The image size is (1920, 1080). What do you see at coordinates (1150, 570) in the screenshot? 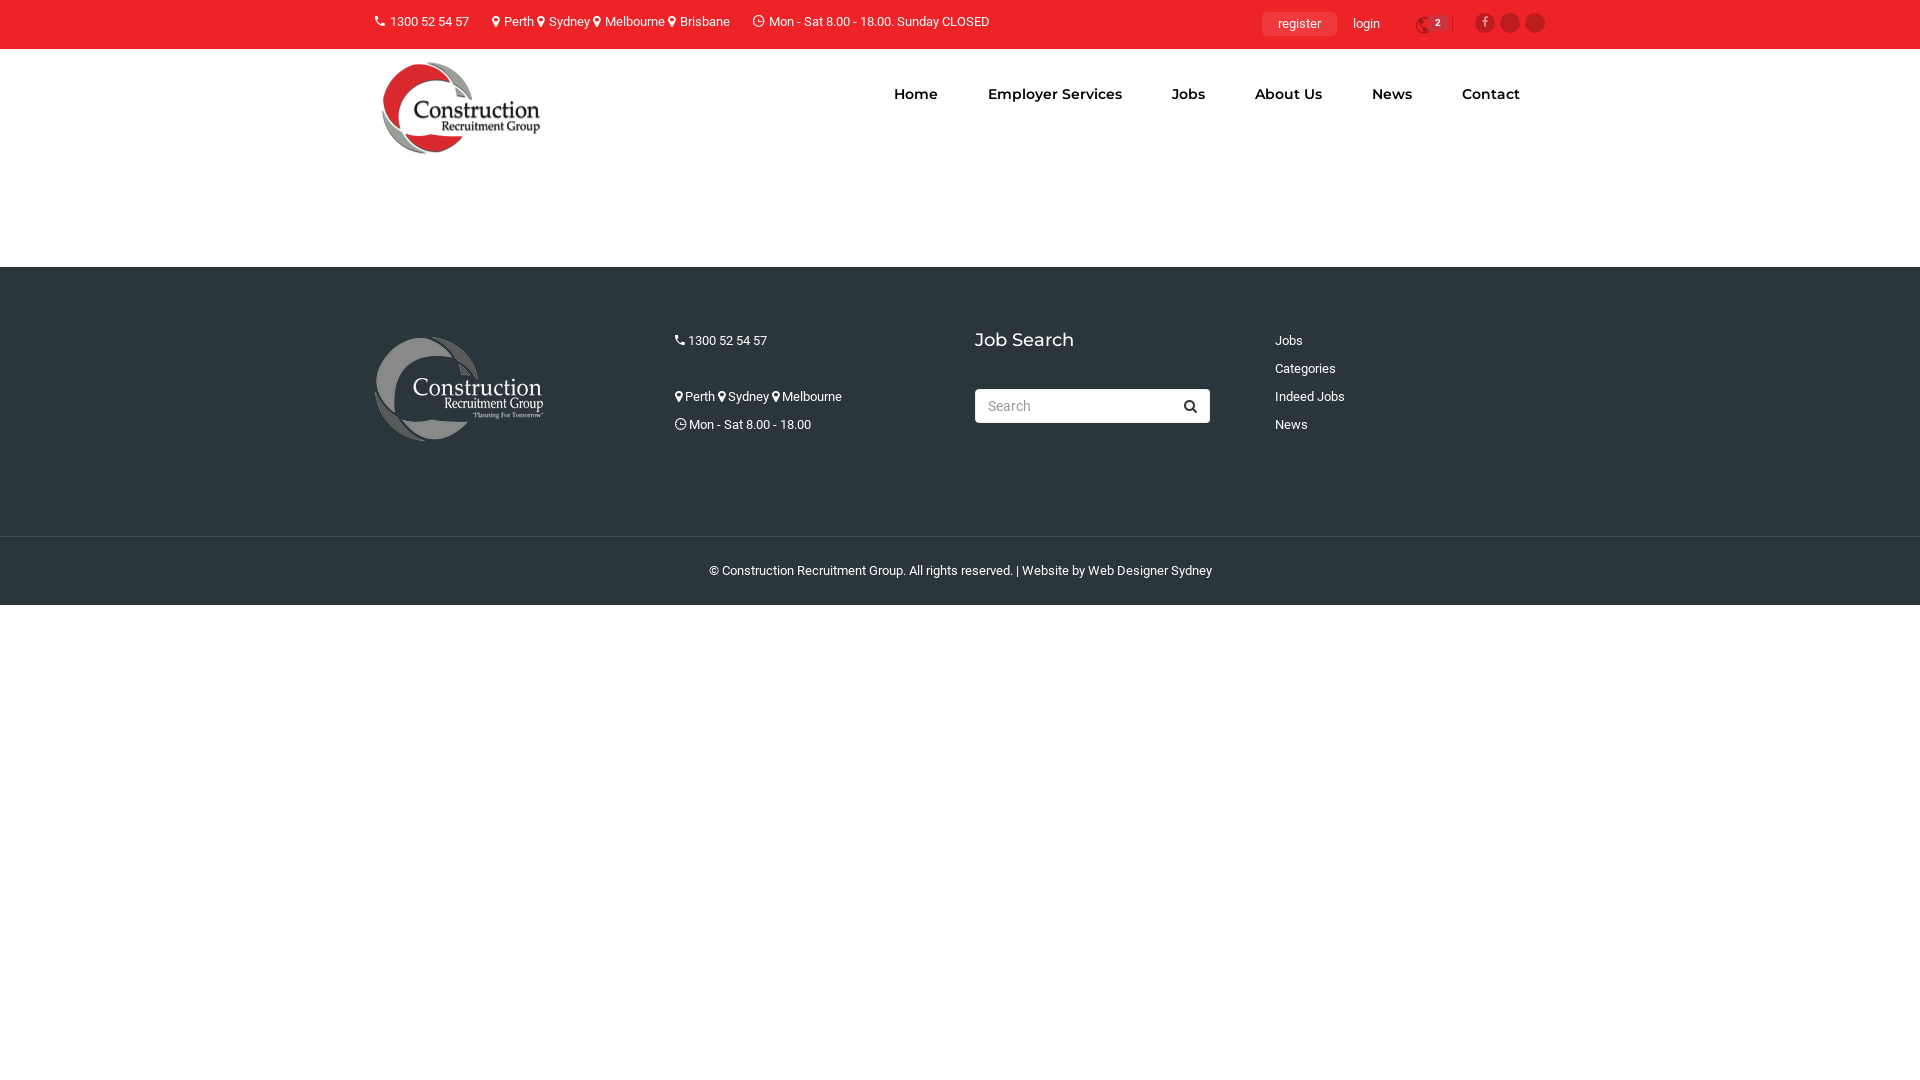
I see `'Web Designer Sydney'` at bounding box center [1150, 570].